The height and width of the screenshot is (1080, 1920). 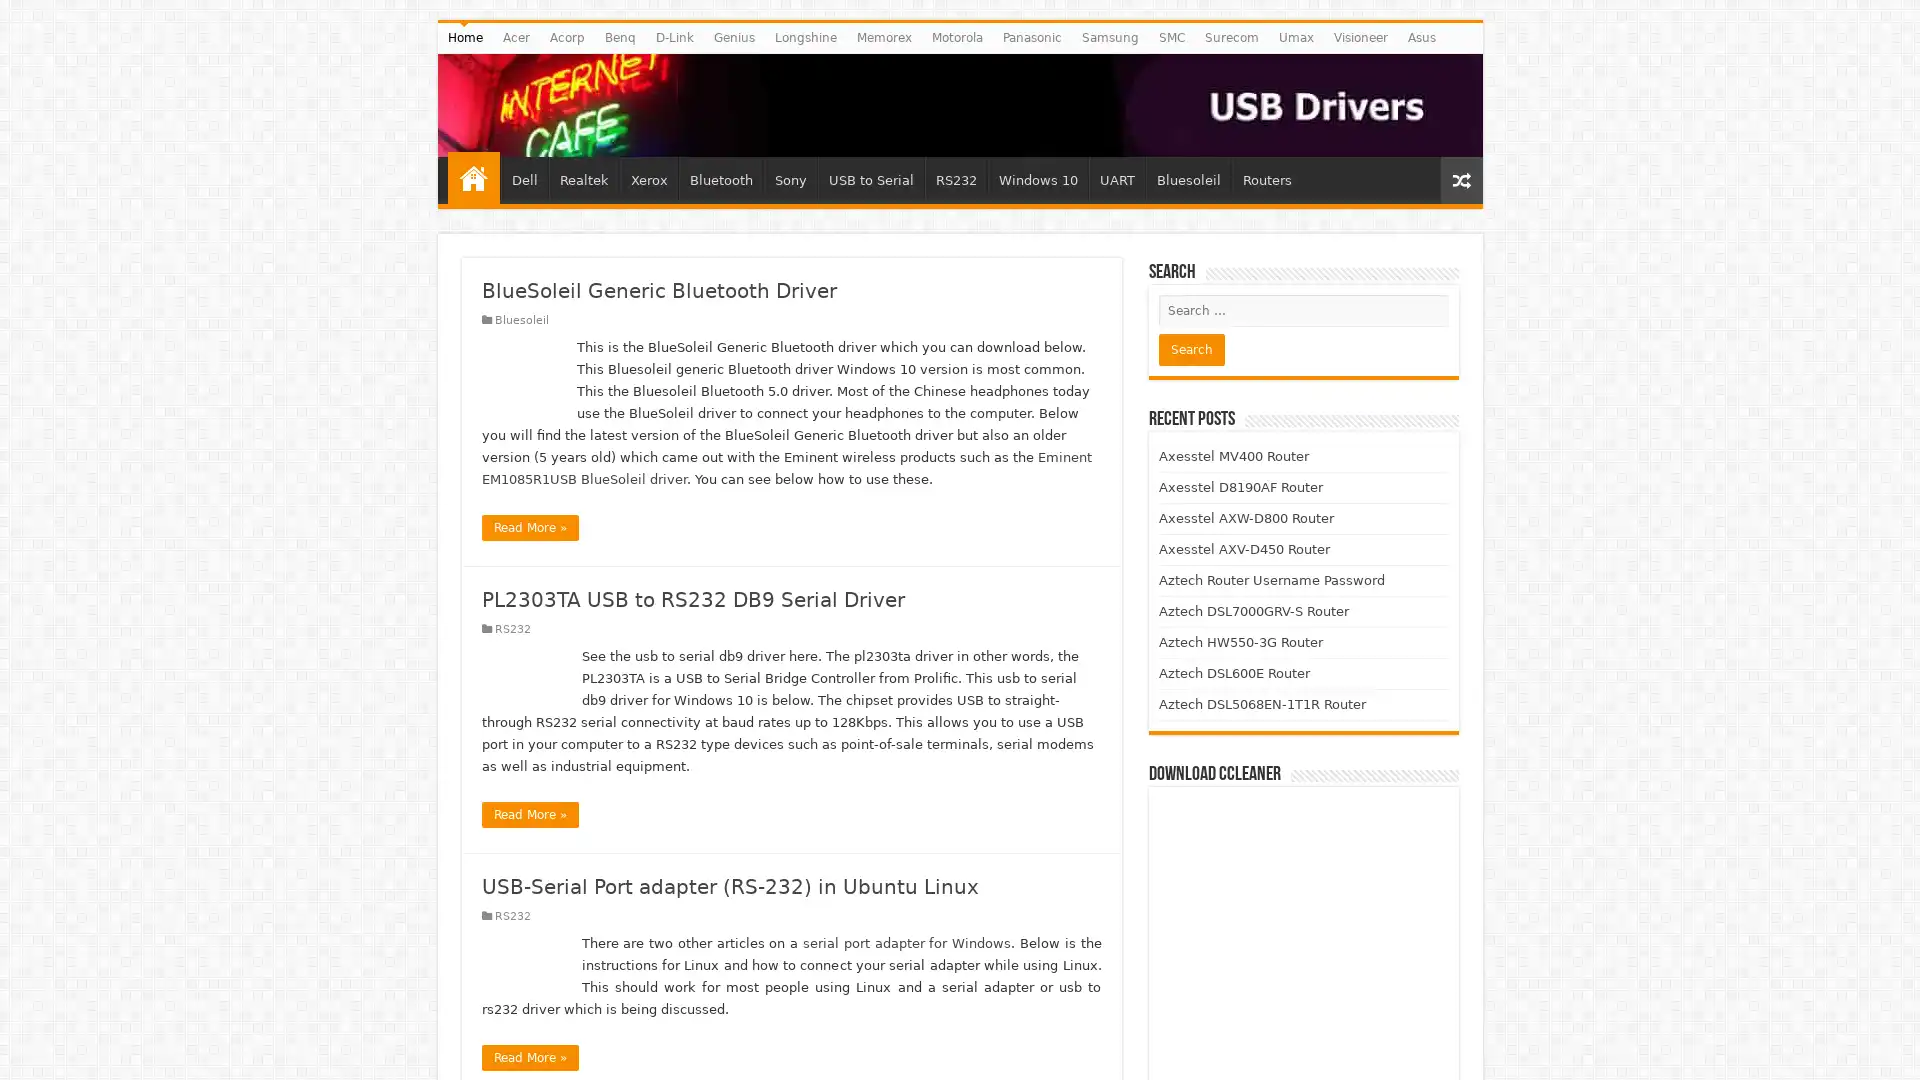 What do you see at coordinates (1190, 349) in the screenshot?
I see `Search` at bounding box center [1190, 349].